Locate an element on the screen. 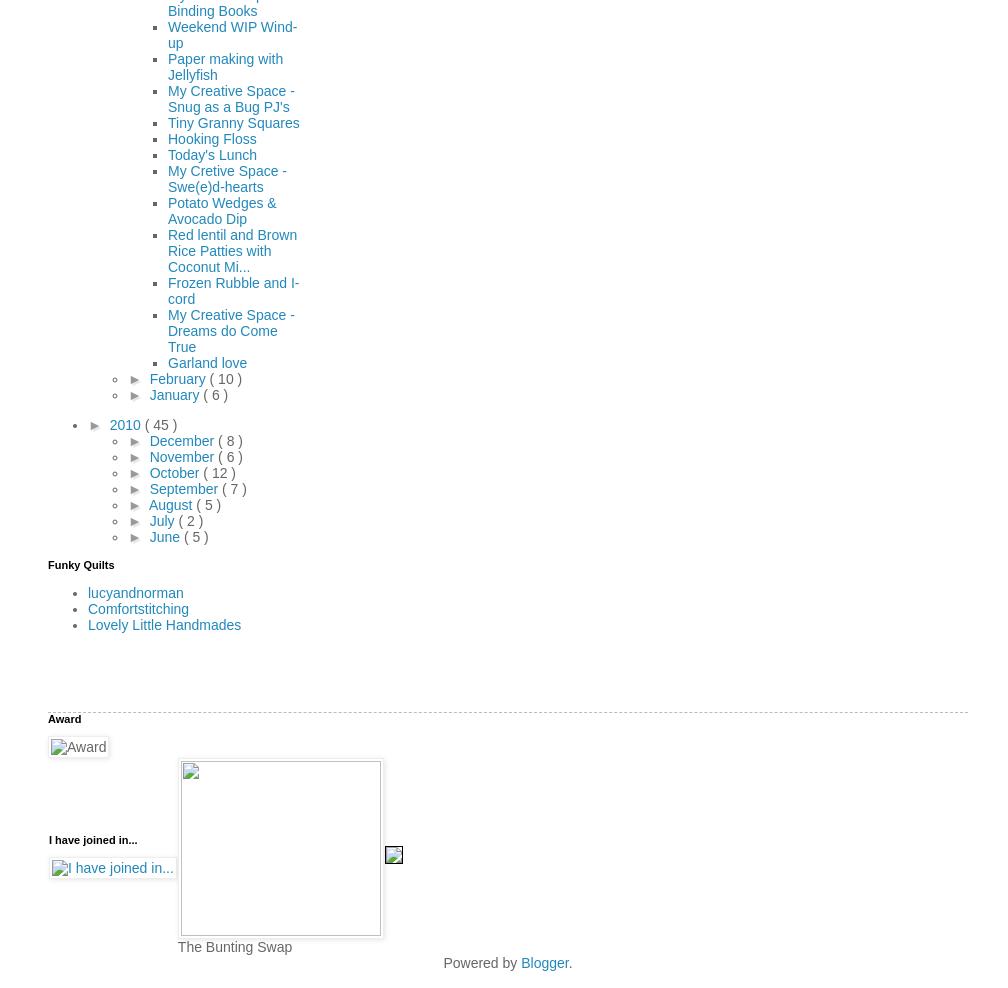 The height and width of the screenshot is (988, 1008). '(
              2
              )' is located at coordinates (190, 518).